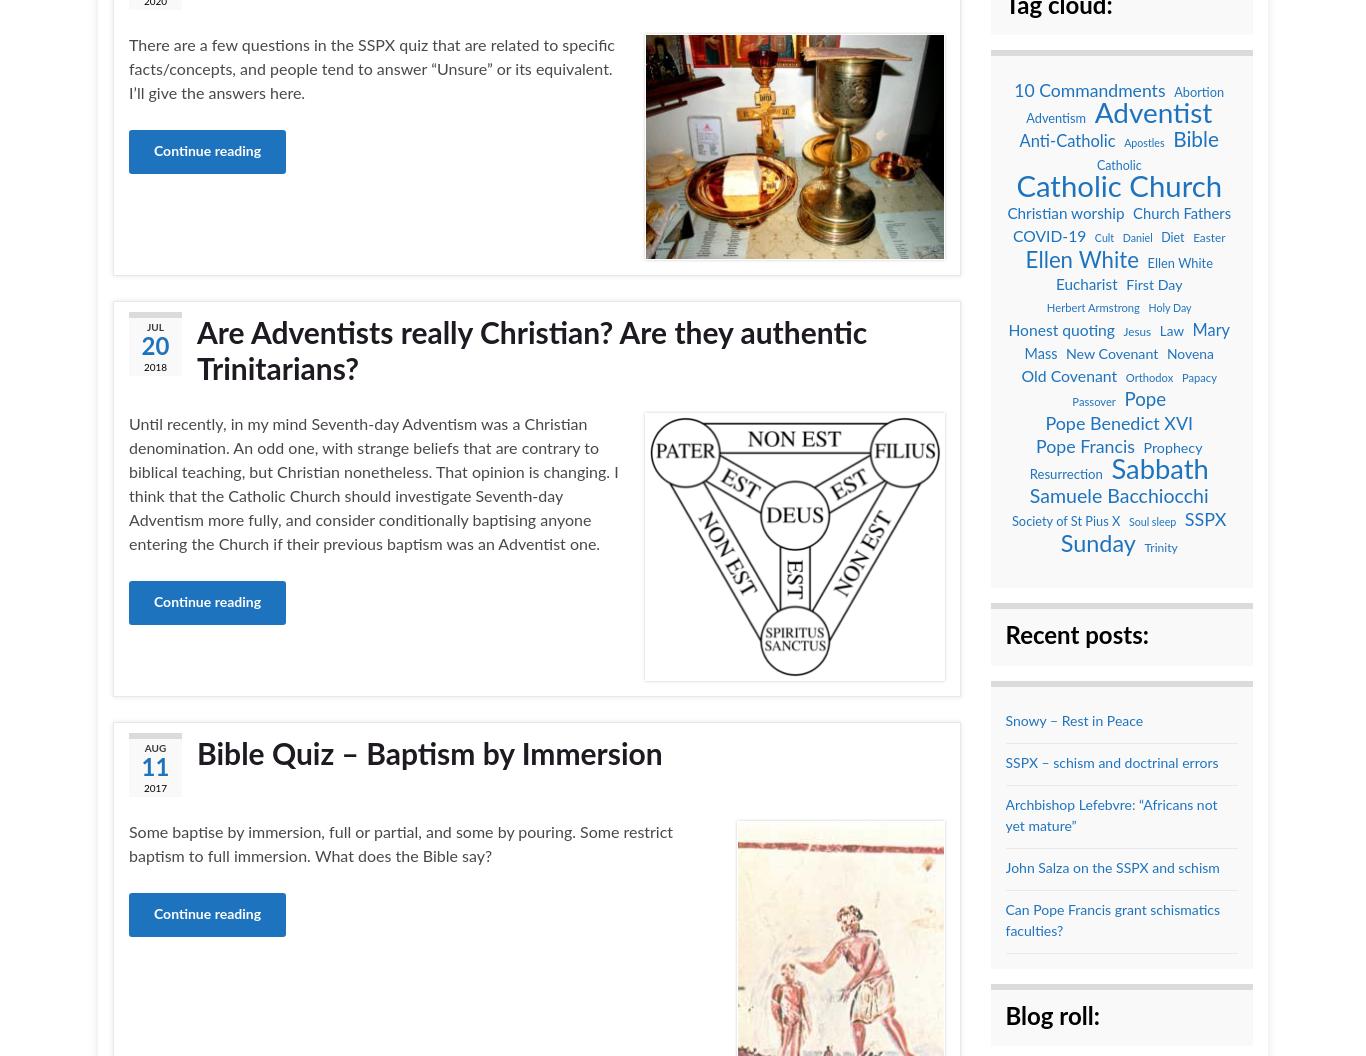 The height and width of the screenshot is (1056, 1366). I want to click on 'Can Pope Francis grant schismatics faculties?', so click(1111, 919).